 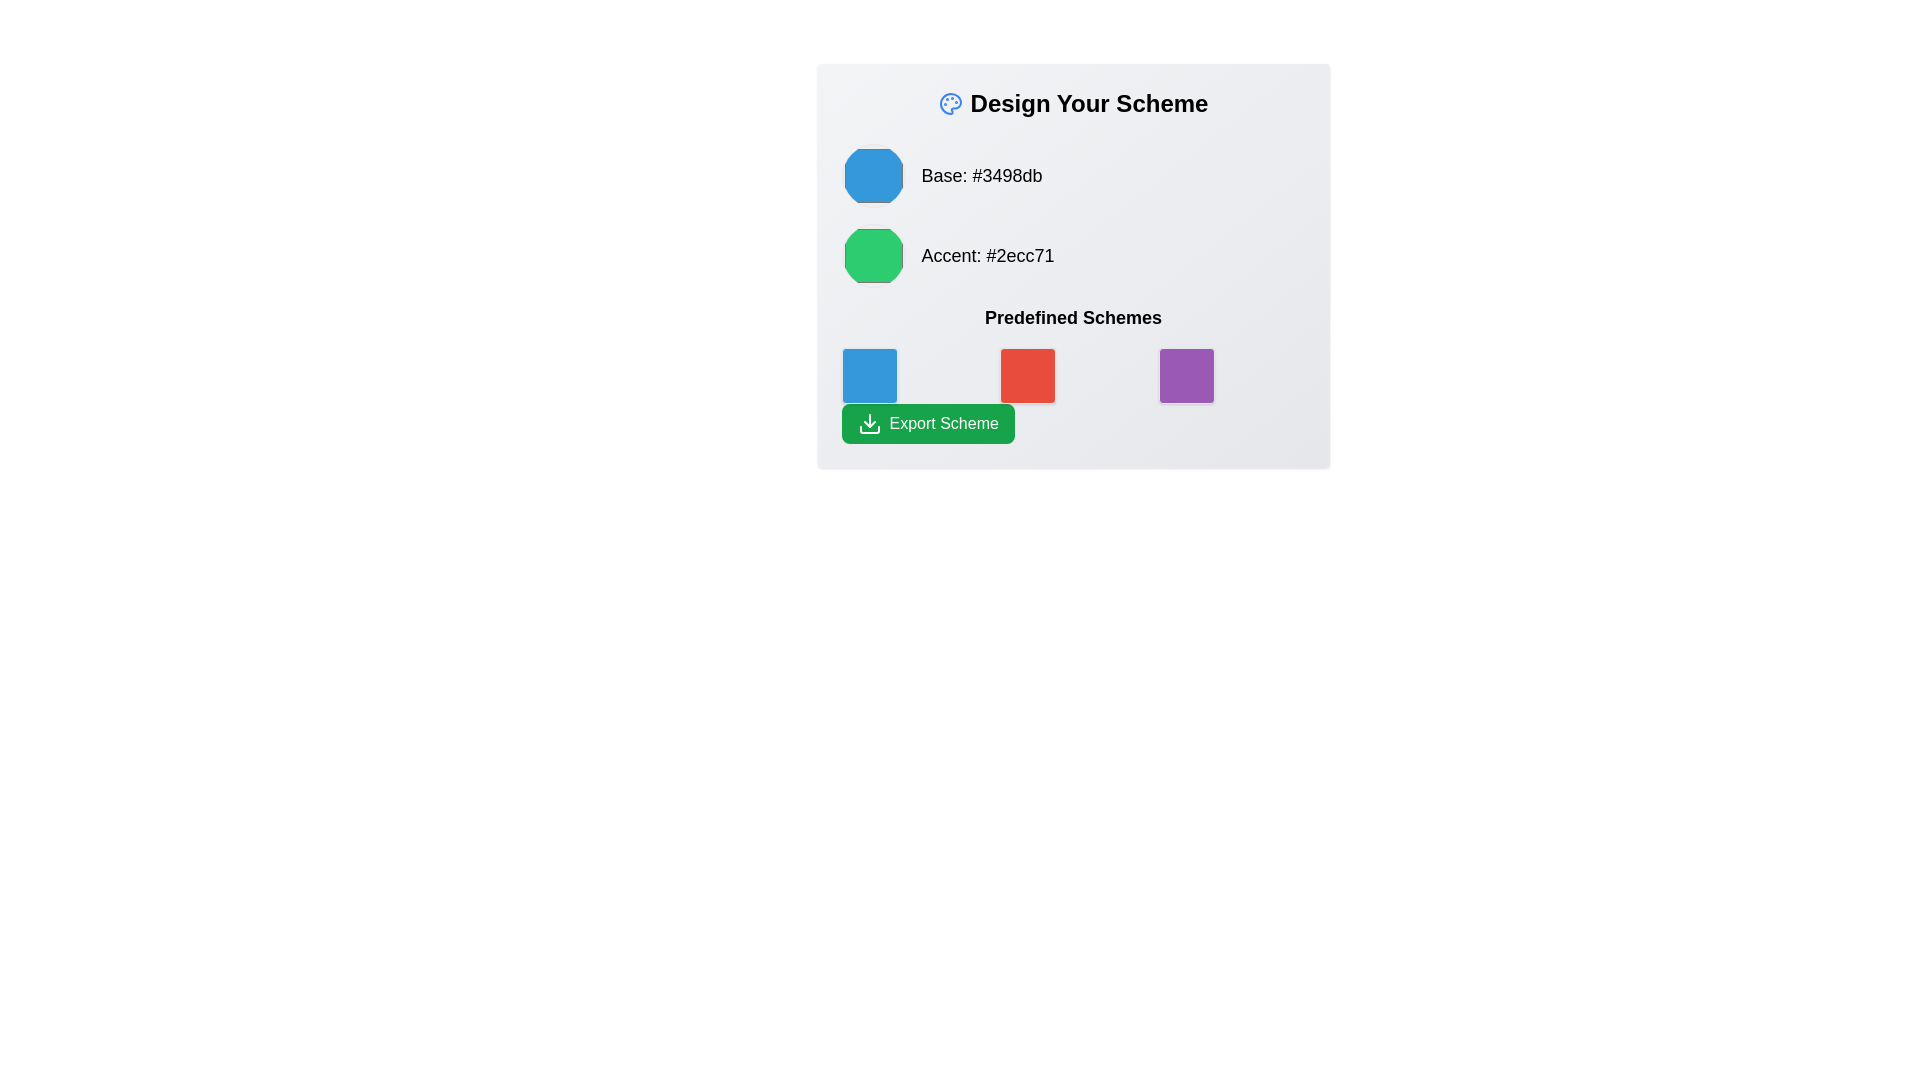 What do you see at coordinates (1186, 375) in the screenshot?
I see `the third button in the bottom row of the 'Predefined Schemes' section` at bounding box center [1186, 375].